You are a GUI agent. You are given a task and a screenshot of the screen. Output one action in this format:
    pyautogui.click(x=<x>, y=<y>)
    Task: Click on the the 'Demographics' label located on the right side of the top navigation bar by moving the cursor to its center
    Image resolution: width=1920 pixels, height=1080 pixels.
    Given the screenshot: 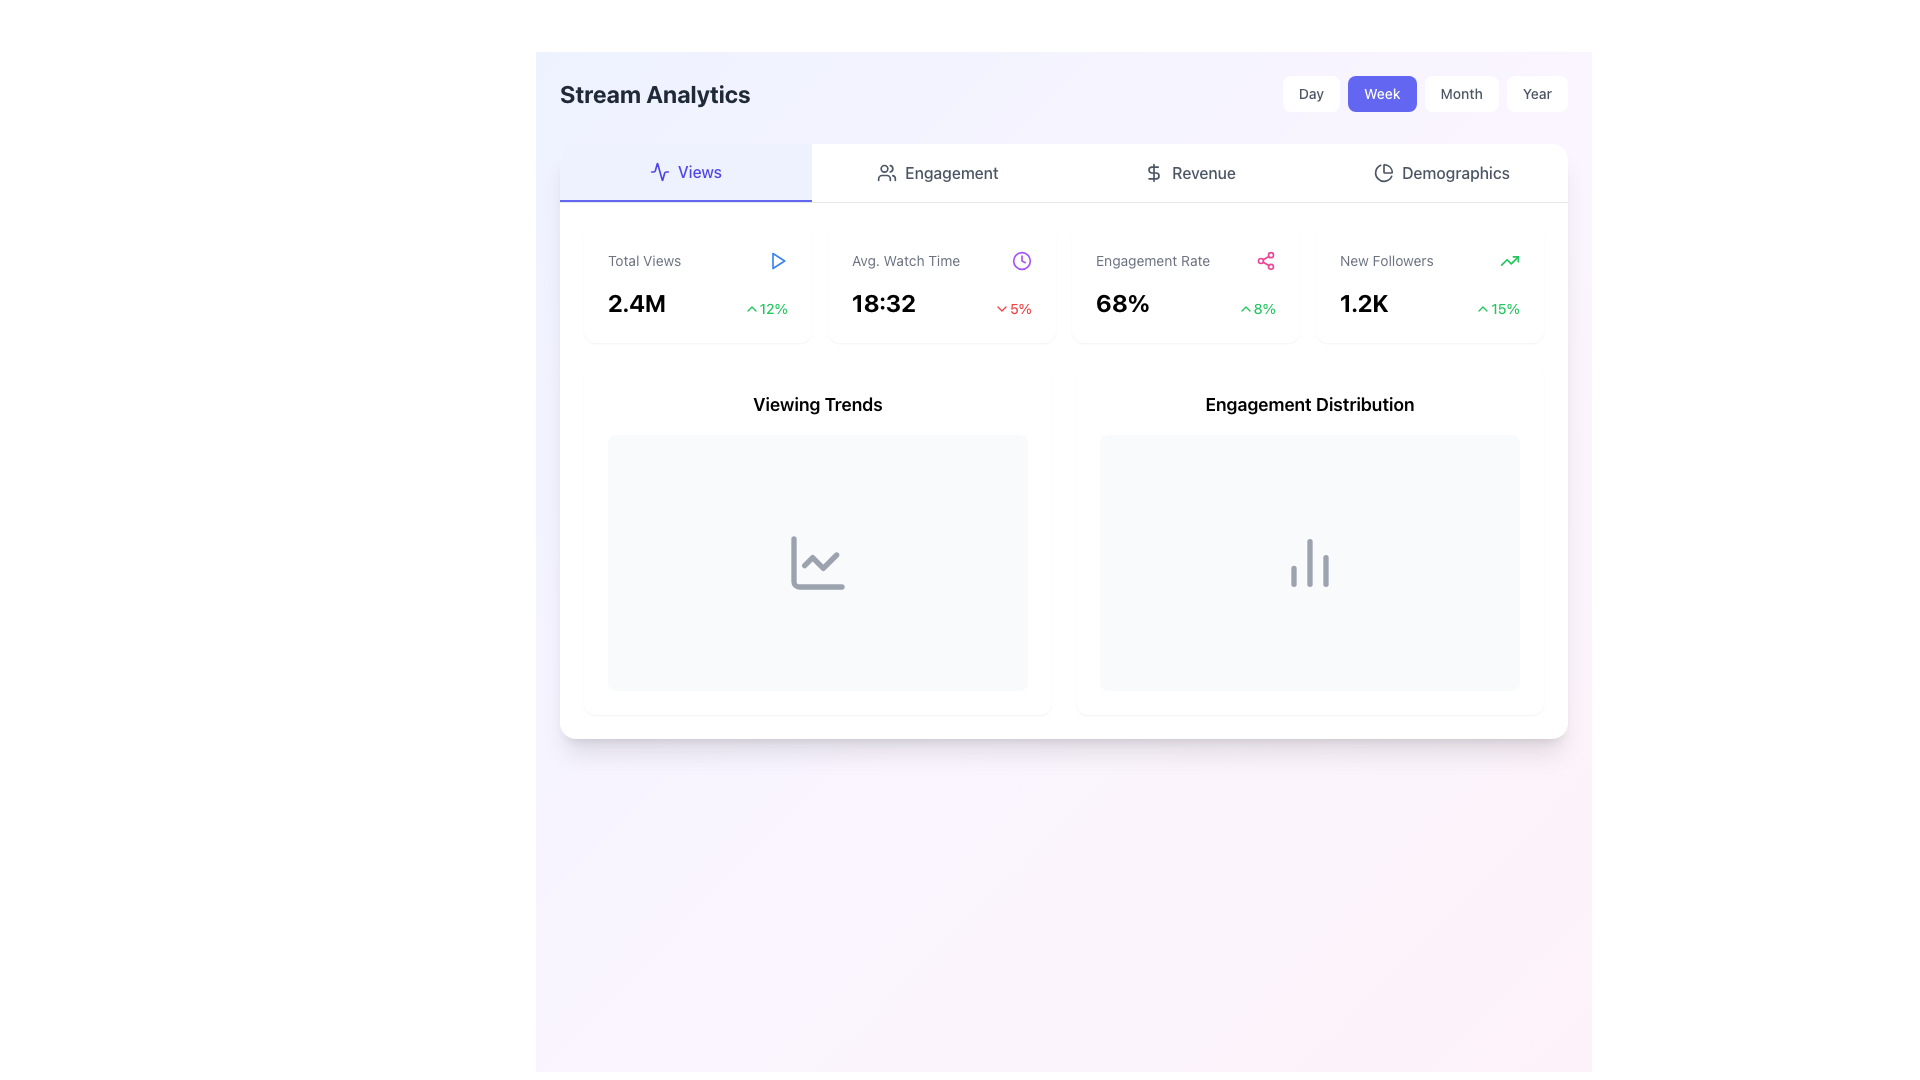 What is the action you would take?
    pyautogui.click(x=1455, y=172)
    